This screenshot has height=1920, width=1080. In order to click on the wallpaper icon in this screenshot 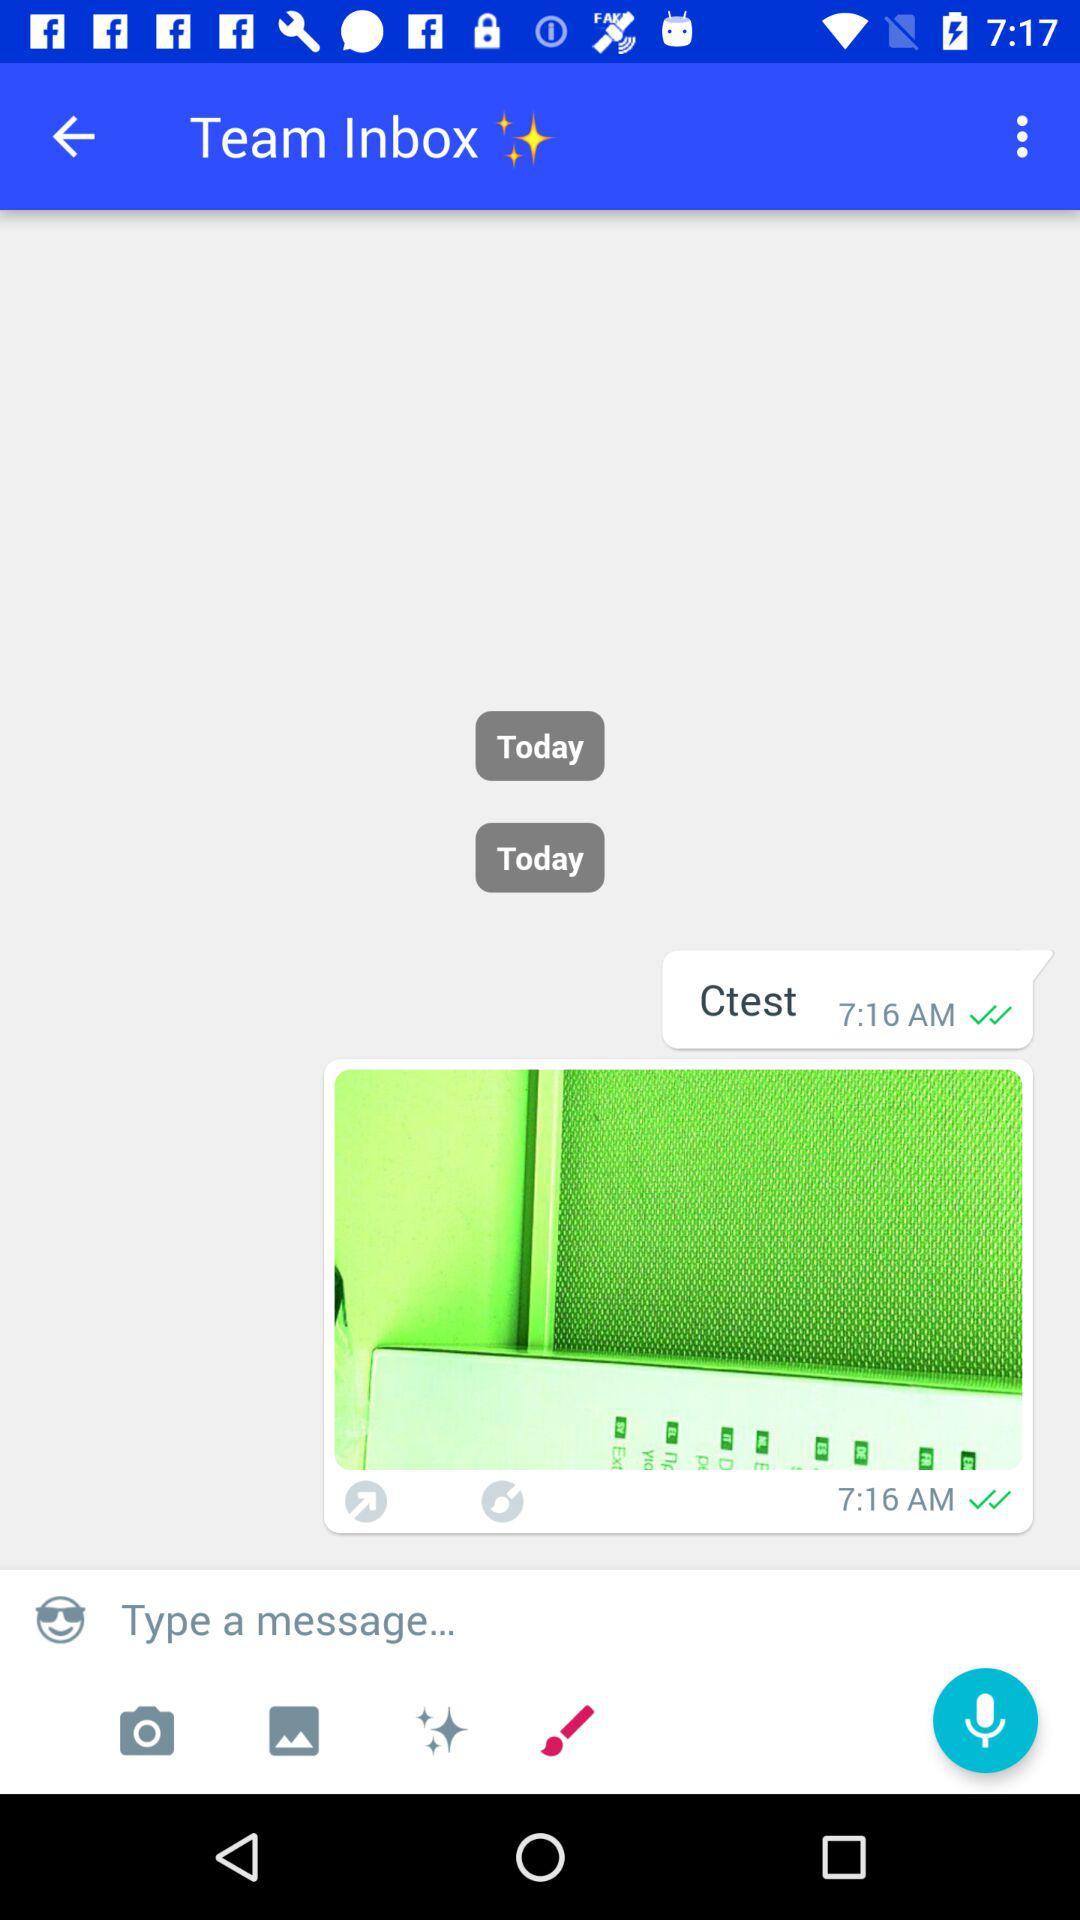, I will do `click(293, 1730)`.